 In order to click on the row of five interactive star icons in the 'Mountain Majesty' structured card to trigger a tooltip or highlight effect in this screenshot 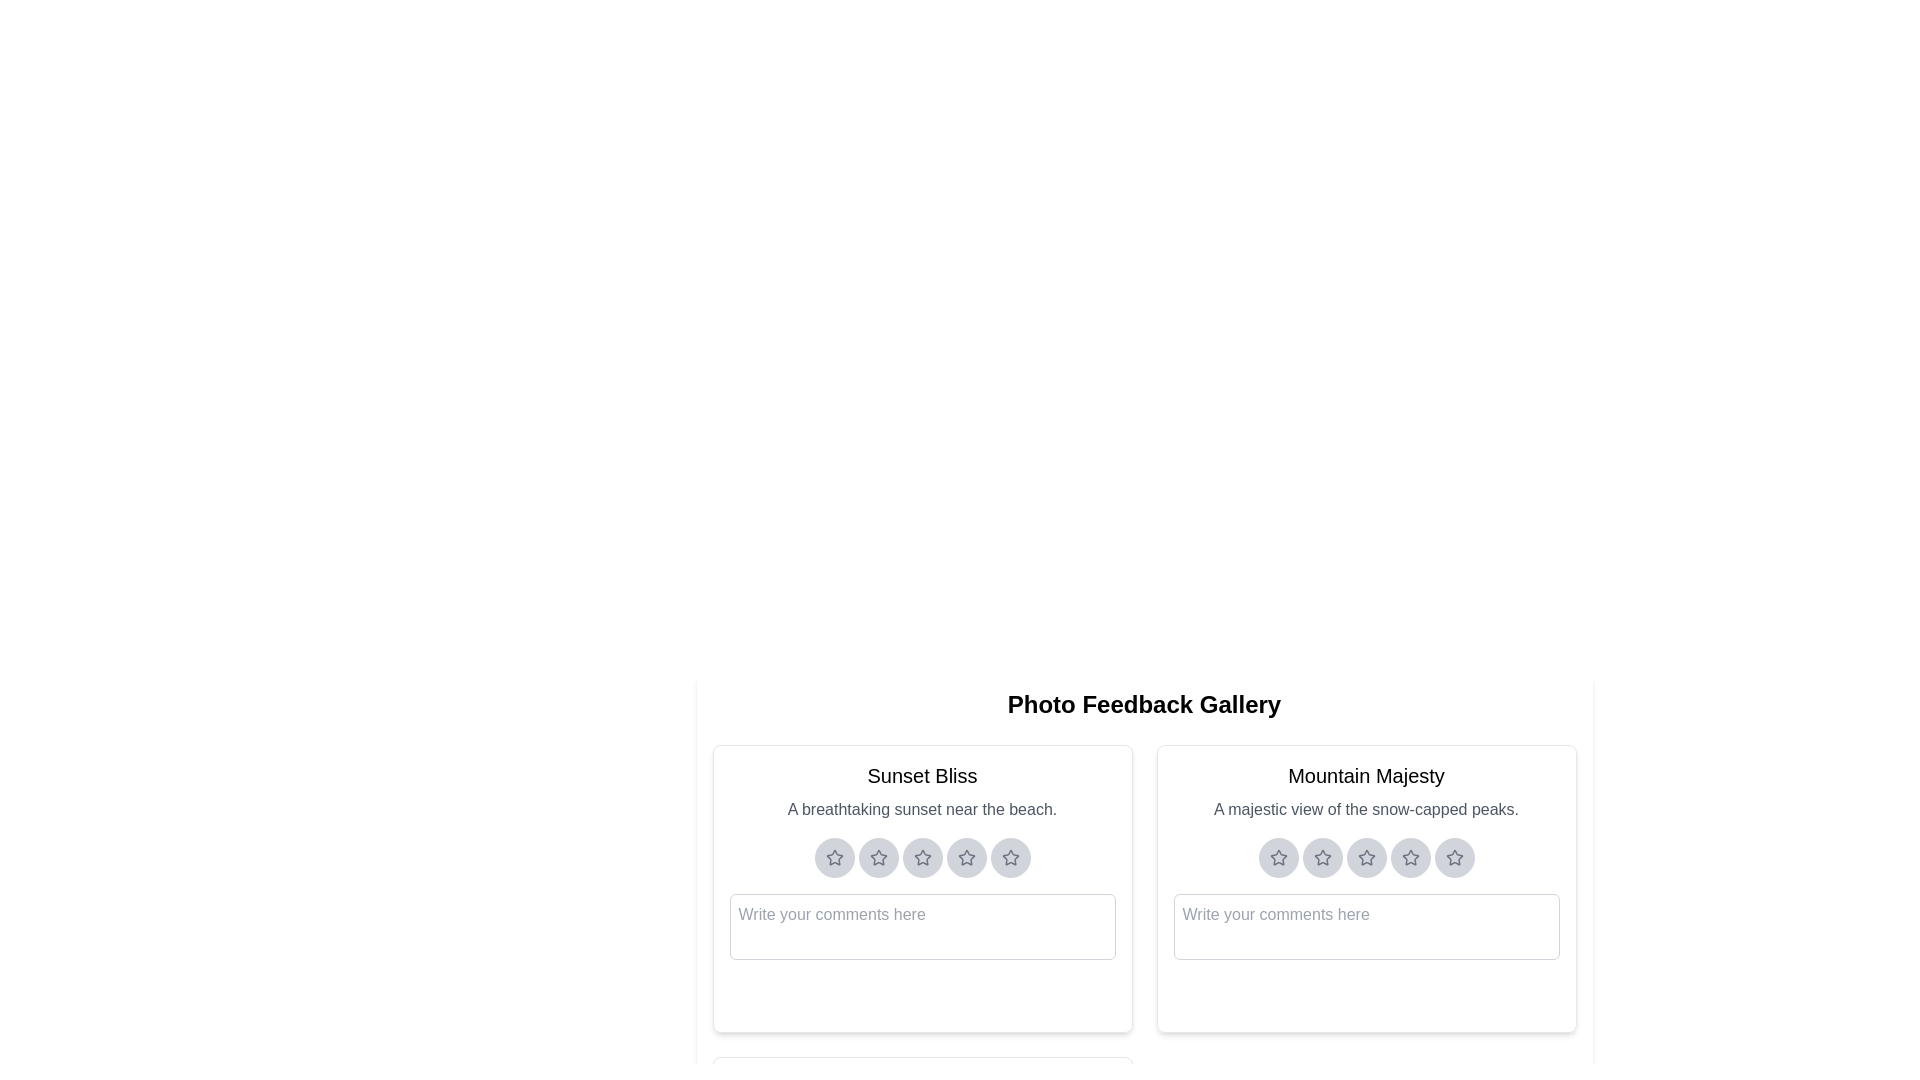, I will do `click(1365, 887)`.